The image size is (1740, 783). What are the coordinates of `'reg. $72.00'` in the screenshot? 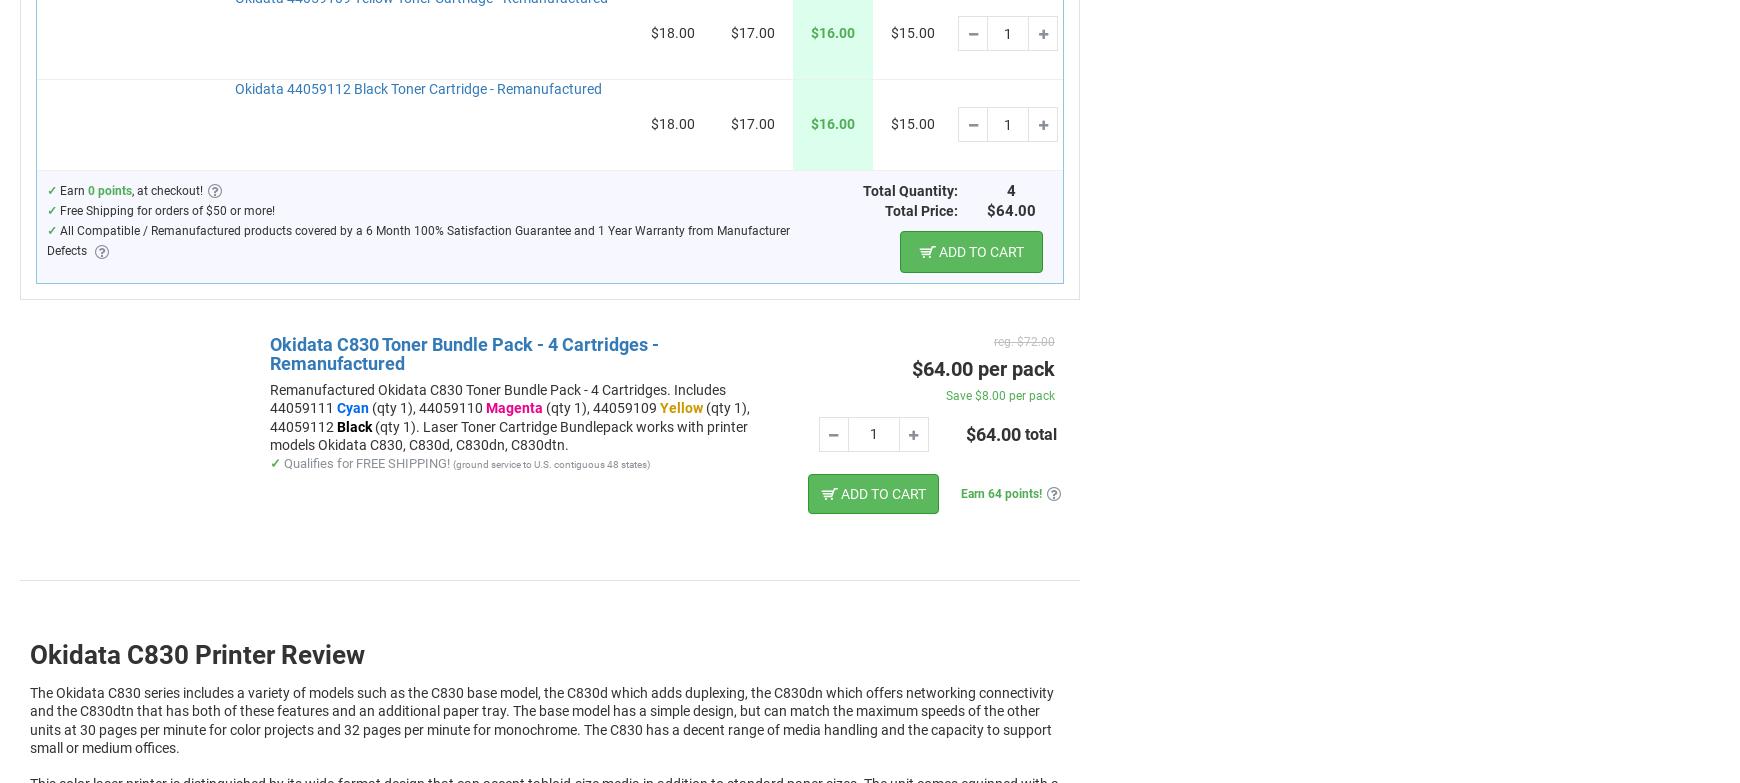 It's located at (1023, 340).